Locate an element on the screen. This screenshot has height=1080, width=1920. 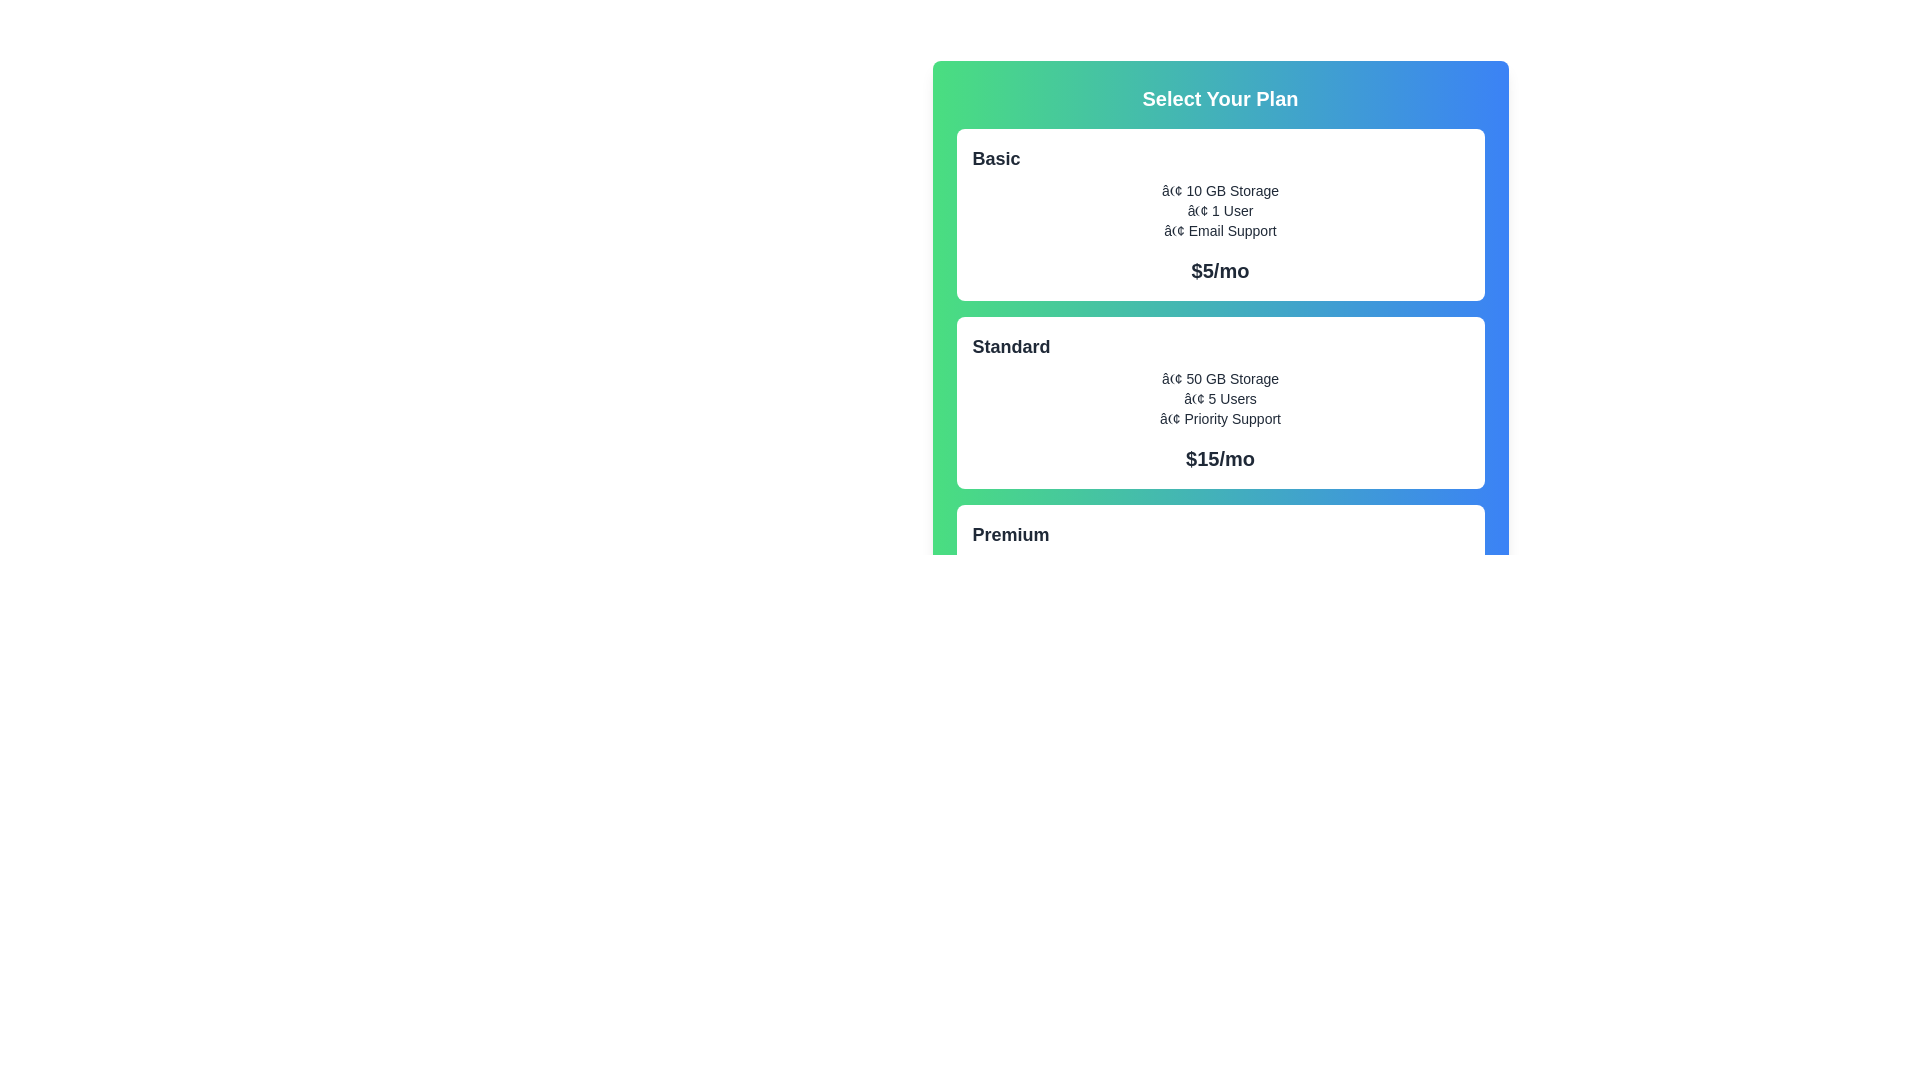
the 'Standard' pricing plan label, which is positioned below the 'Basic' plan and above the 'Premium' plan in the vertical stack of pricing plans is located at coordinates (1011, 346).